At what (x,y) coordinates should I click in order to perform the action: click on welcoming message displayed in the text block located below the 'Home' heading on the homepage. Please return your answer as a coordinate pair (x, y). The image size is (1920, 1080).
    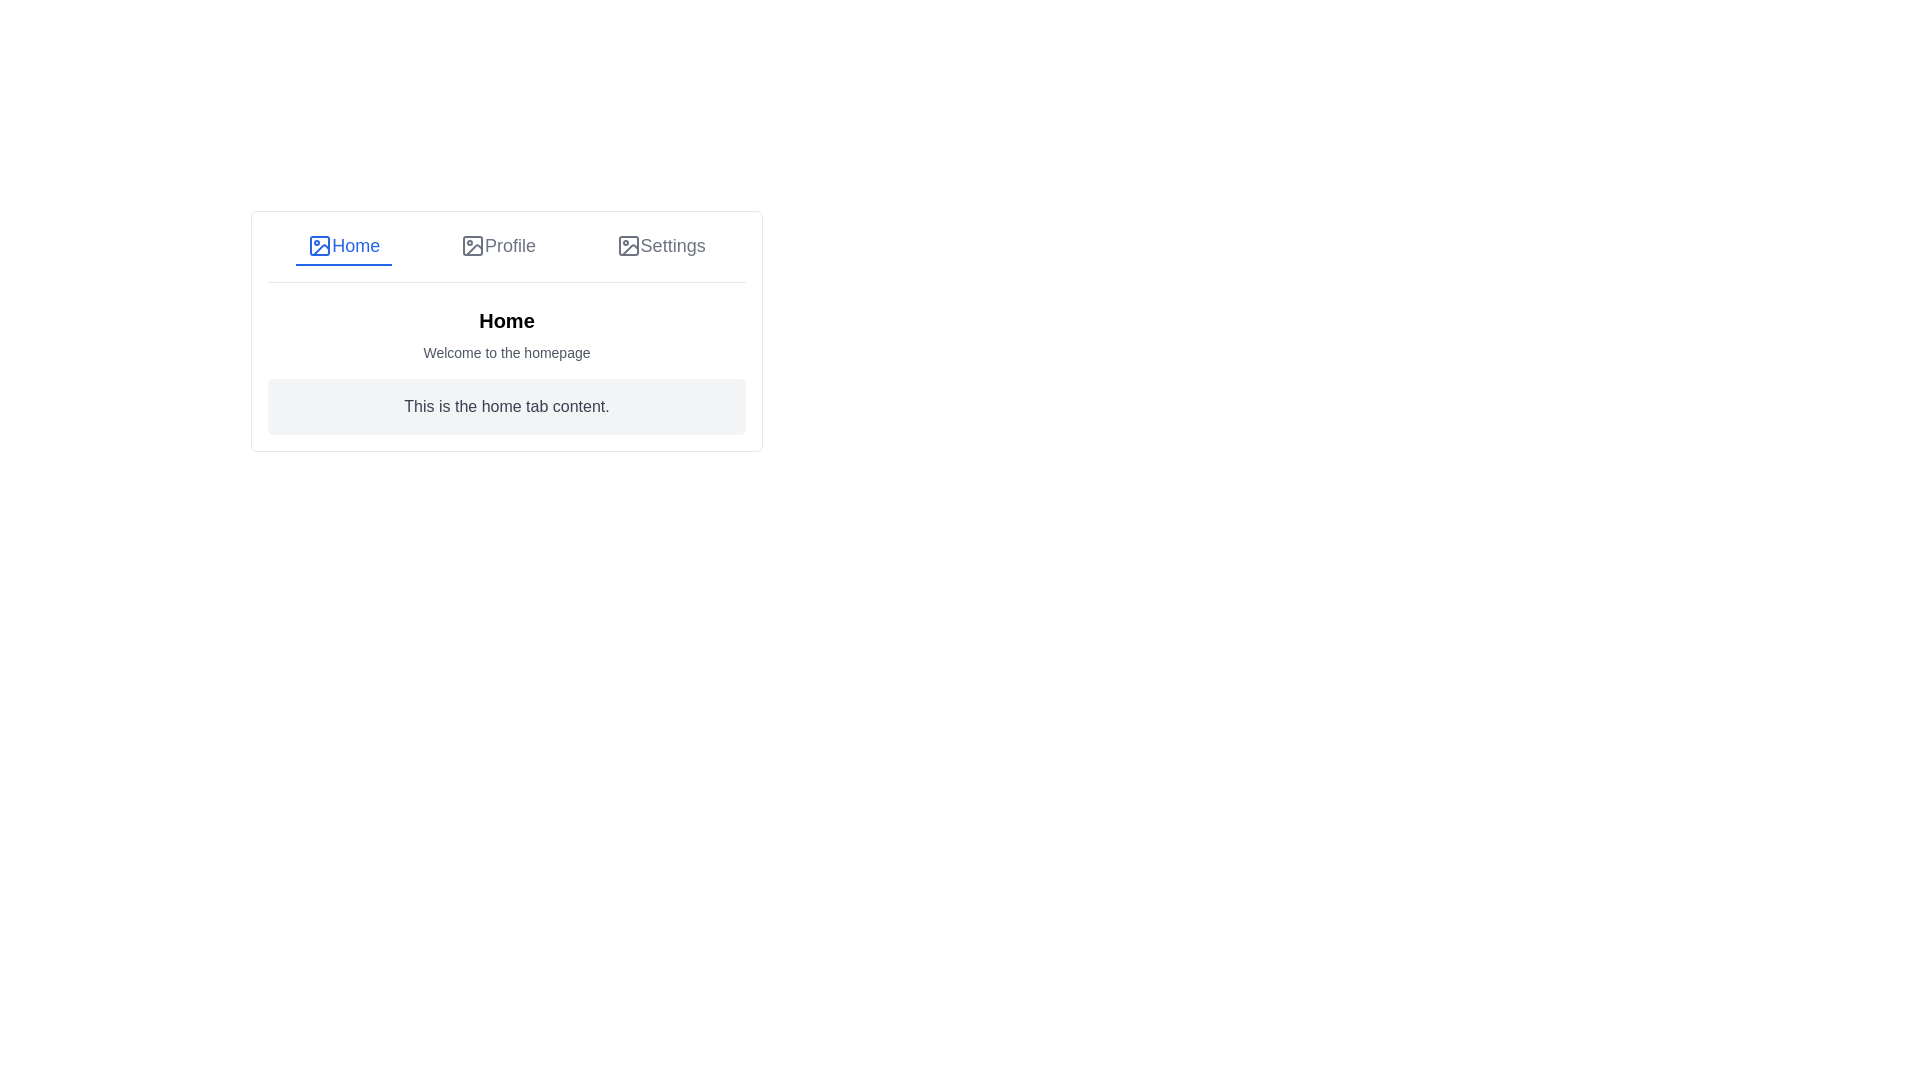
    Looking at the image, I should click on (507, 352).